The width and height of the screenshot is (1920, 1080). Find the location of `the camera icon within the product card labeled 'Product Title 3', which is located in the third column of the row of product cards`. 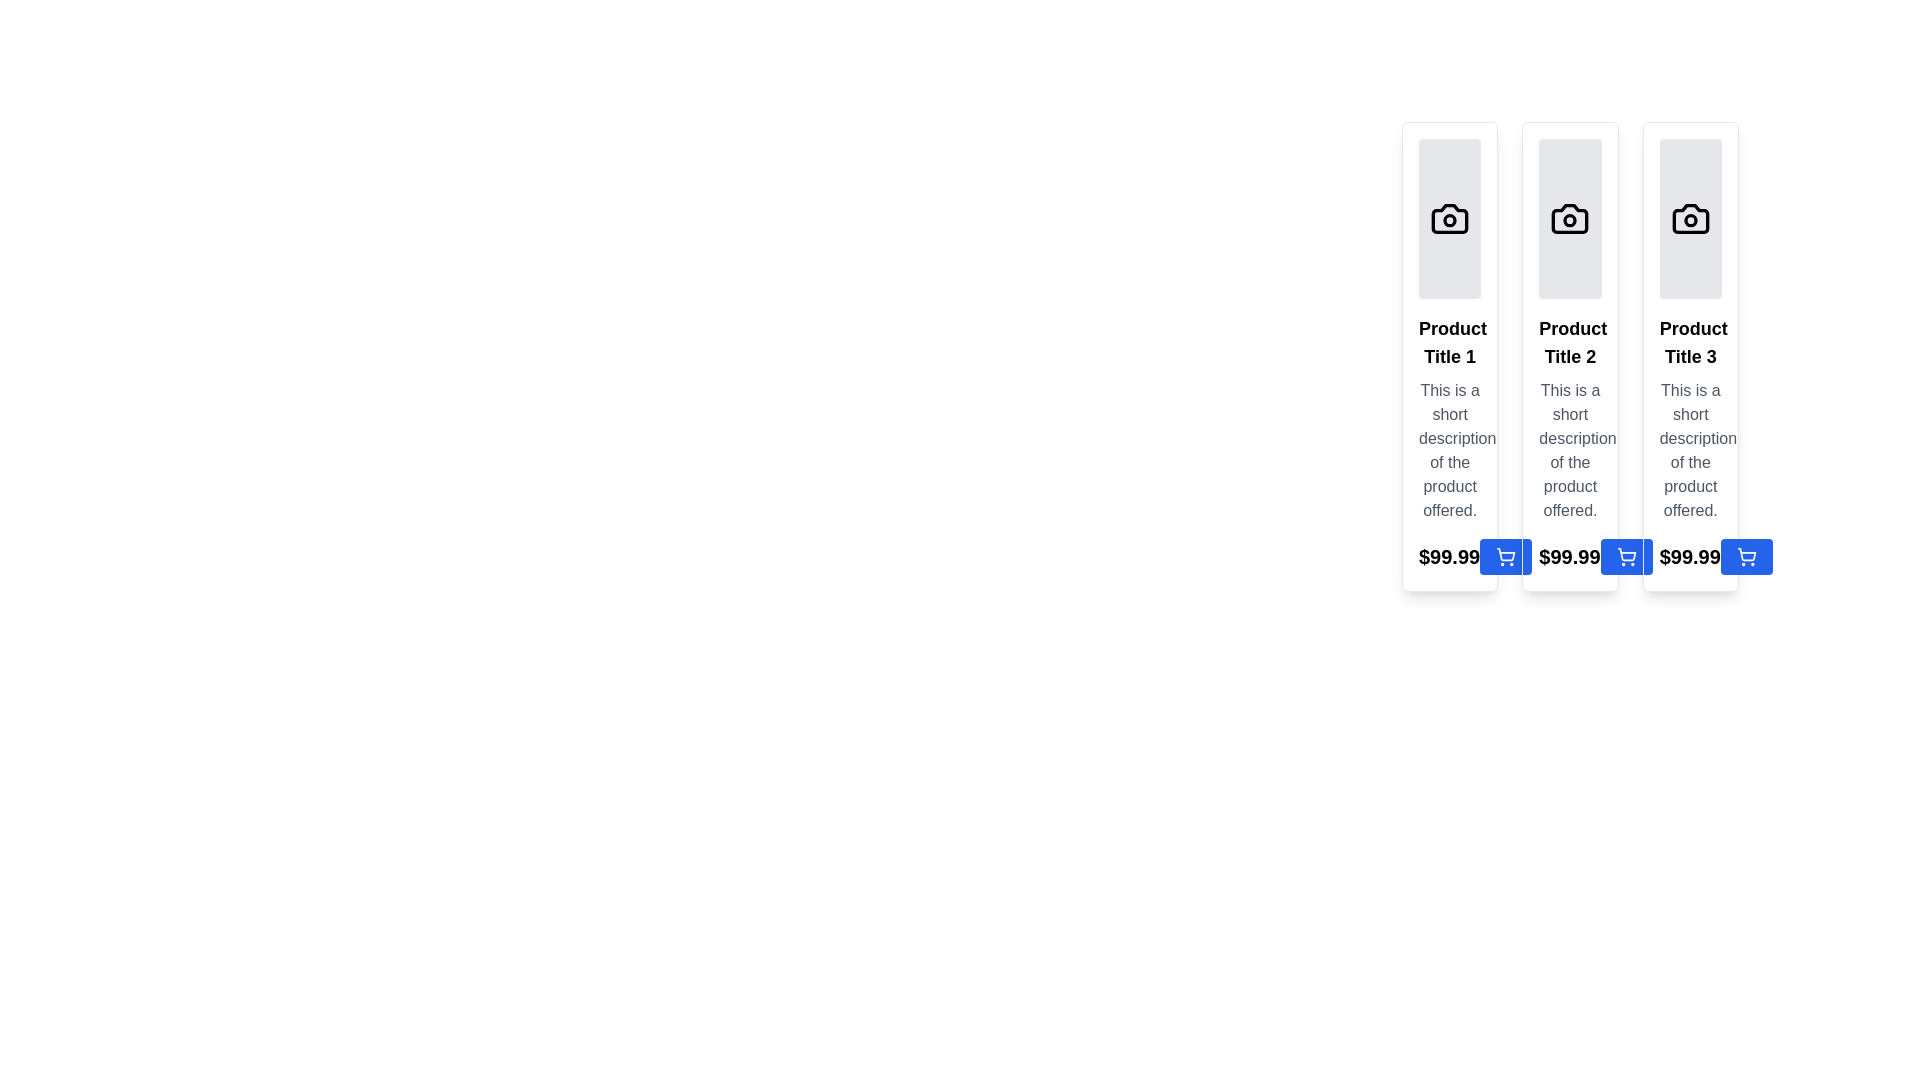

the camera icon within the product card labeled 'Product Title 3', which is located in the third column of the row of product cards is located at coordinates (1689, 219).